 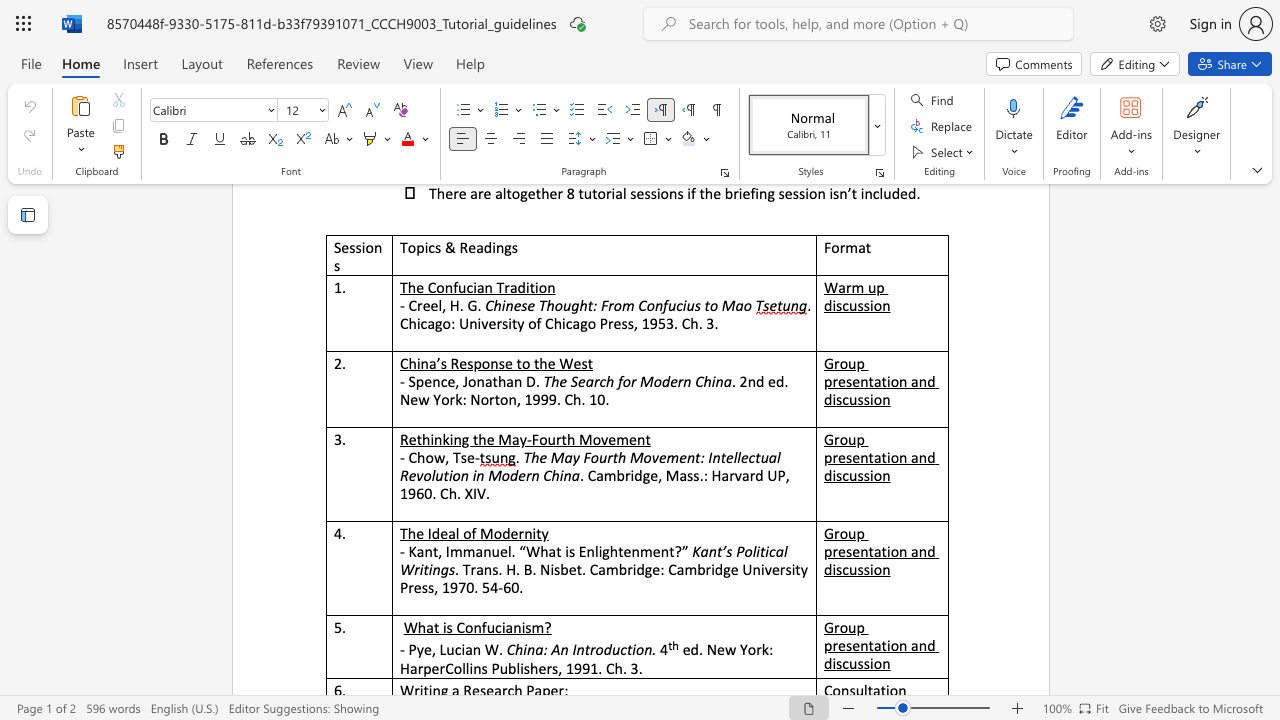 What do you see at coordinates (498, 586) in the screenshot?
I see `the subset text "-60." within the text ". Trans. H. B. Nisbet. Cambridge: Cambridge University Press, 1970. 54-60."` at bounding box center [498, 586].